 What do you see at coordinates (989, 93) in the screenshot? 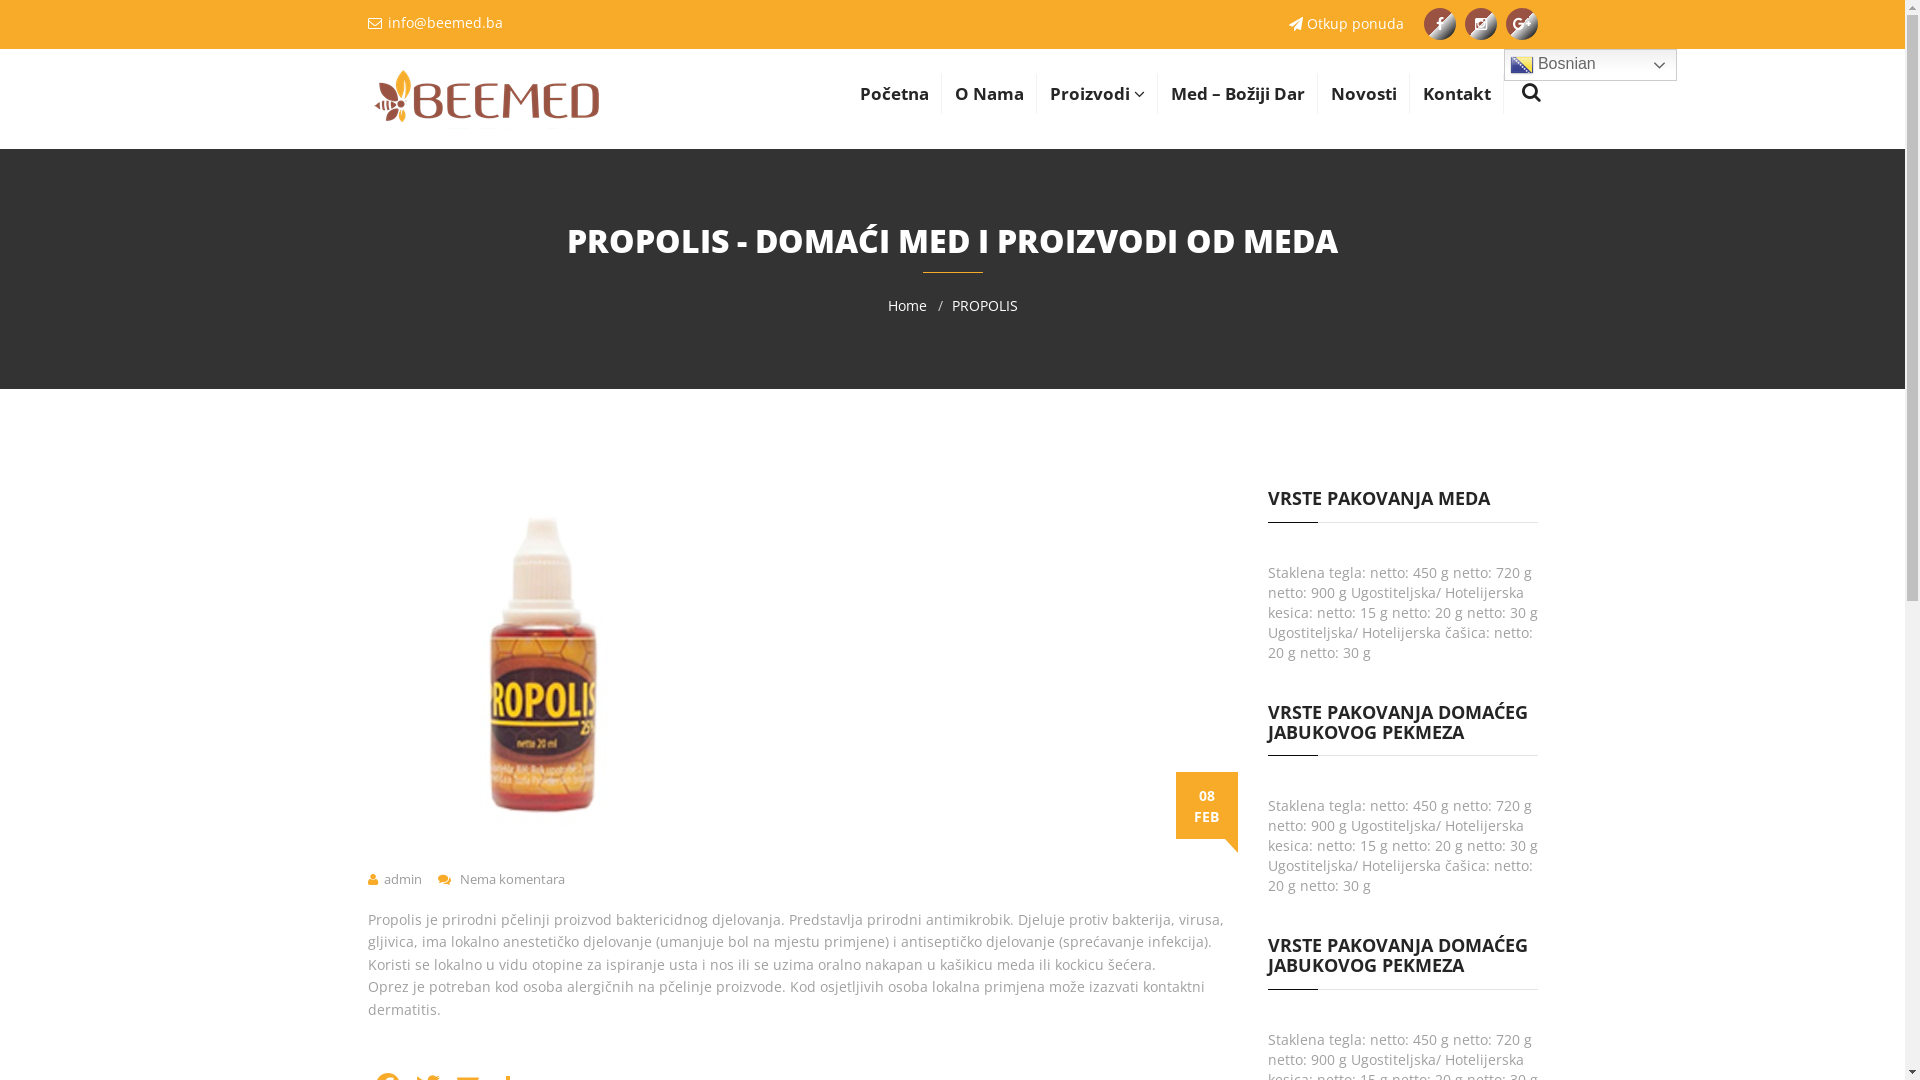
I see `'O Nama'` at bounding box center [989, 93].